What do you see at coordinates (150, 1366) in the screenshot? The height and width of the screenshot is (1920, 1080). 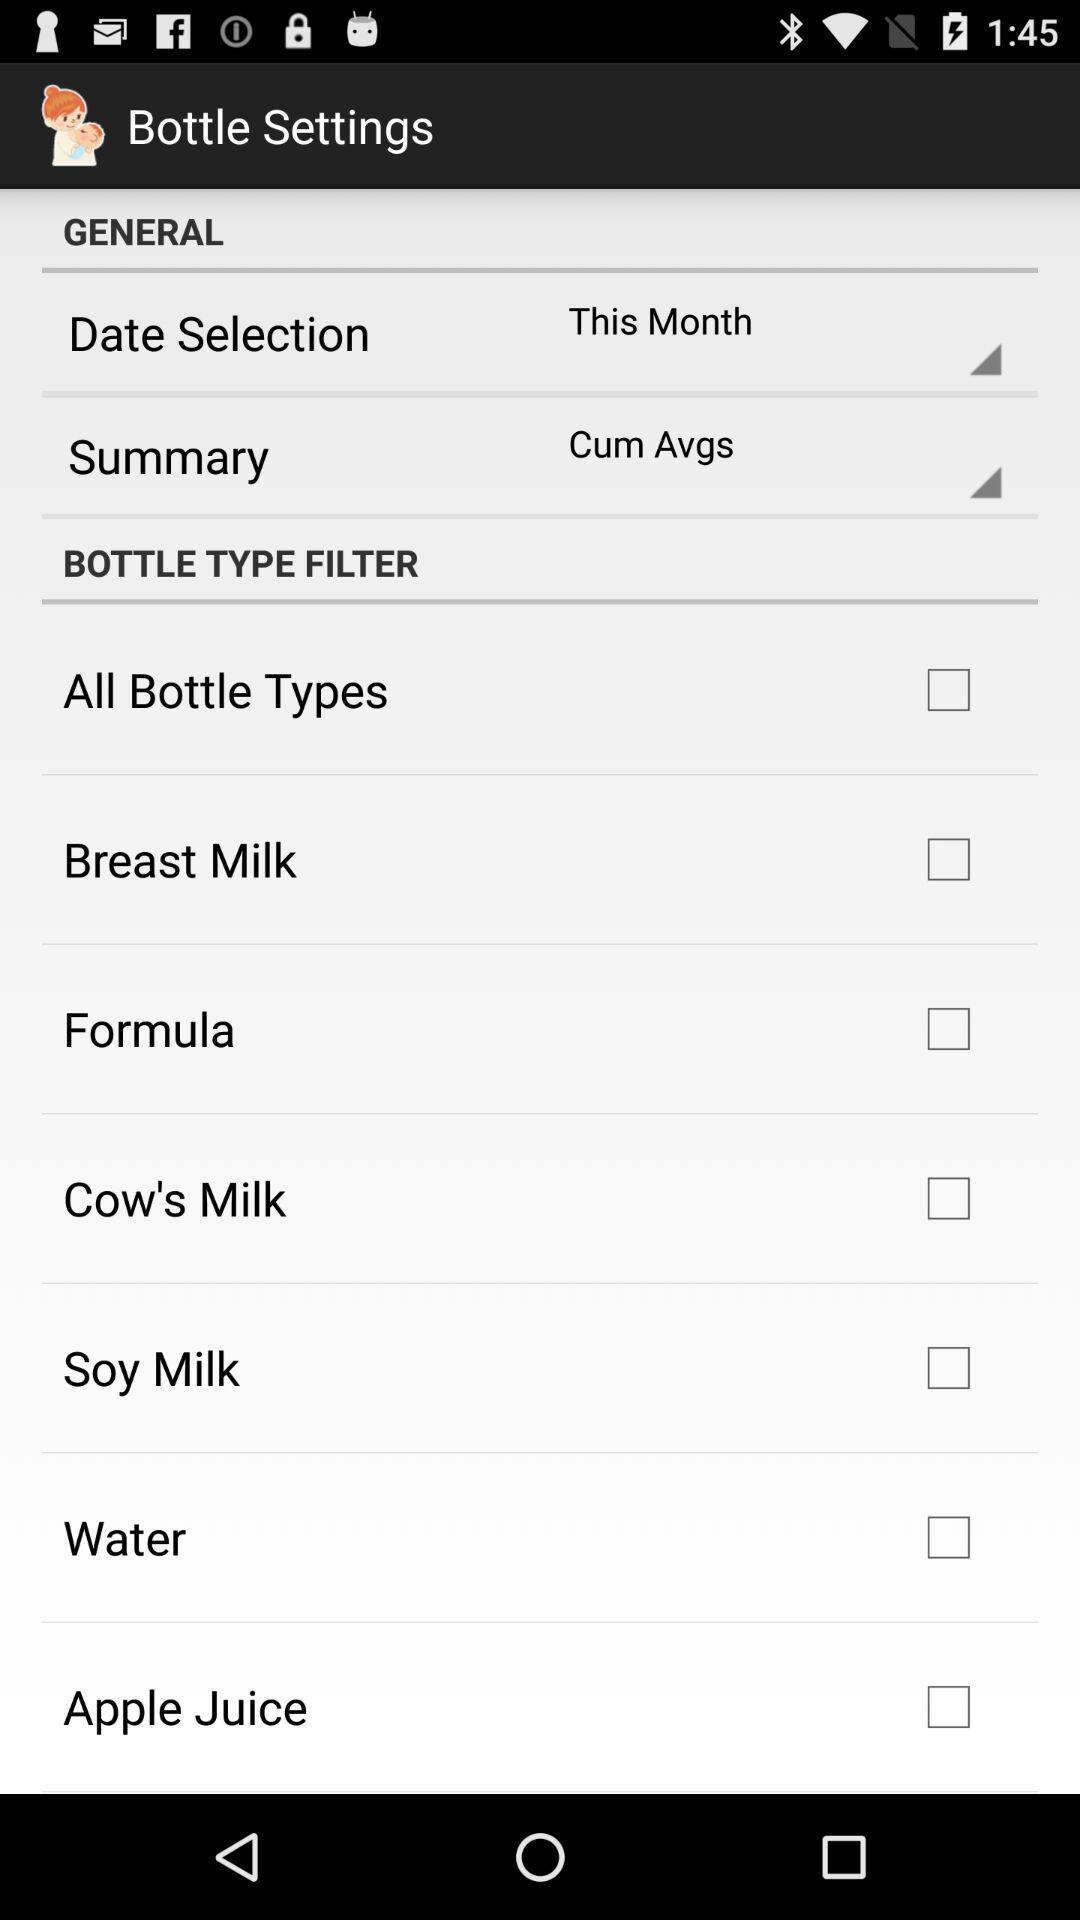 I see `soy milk` at bounding box center [150, 1366].